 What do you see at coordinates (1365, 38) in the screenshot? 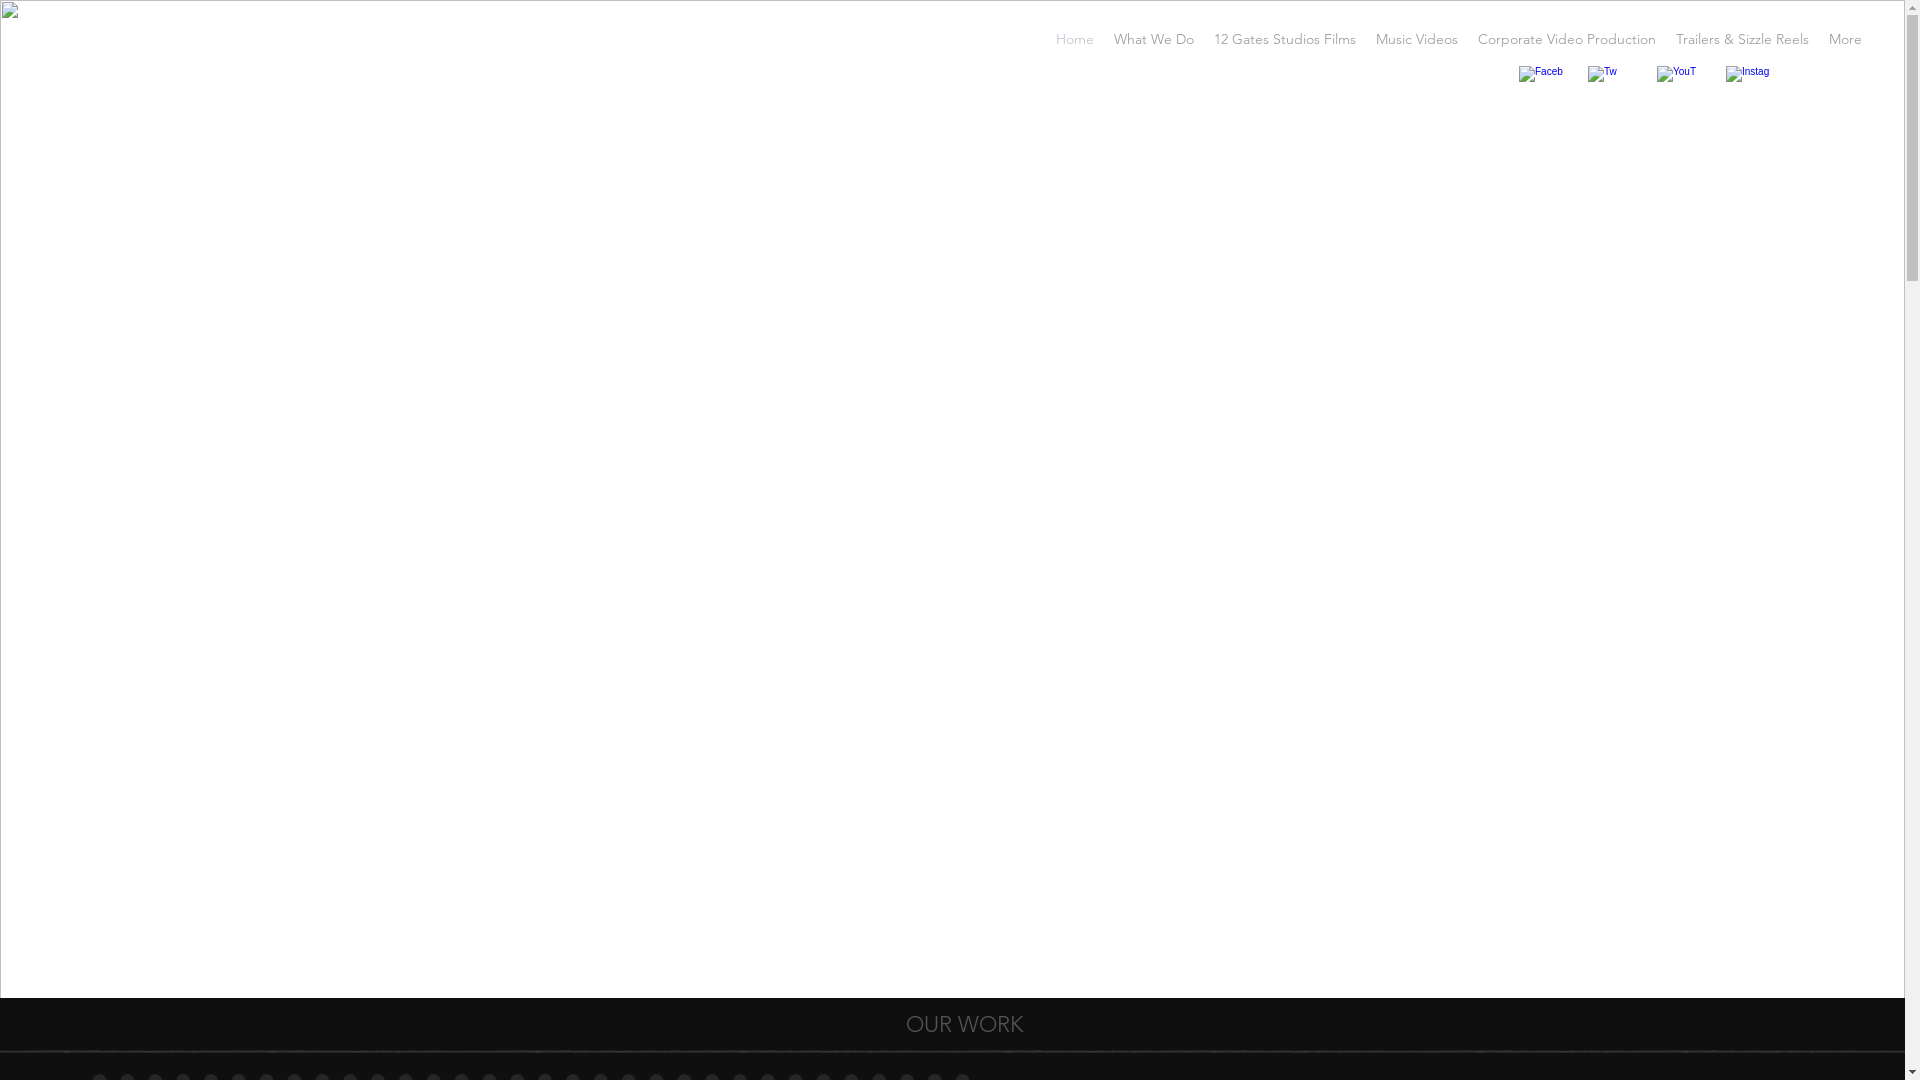
I see `'Music Videos'` at bounding box center [1365, 38].